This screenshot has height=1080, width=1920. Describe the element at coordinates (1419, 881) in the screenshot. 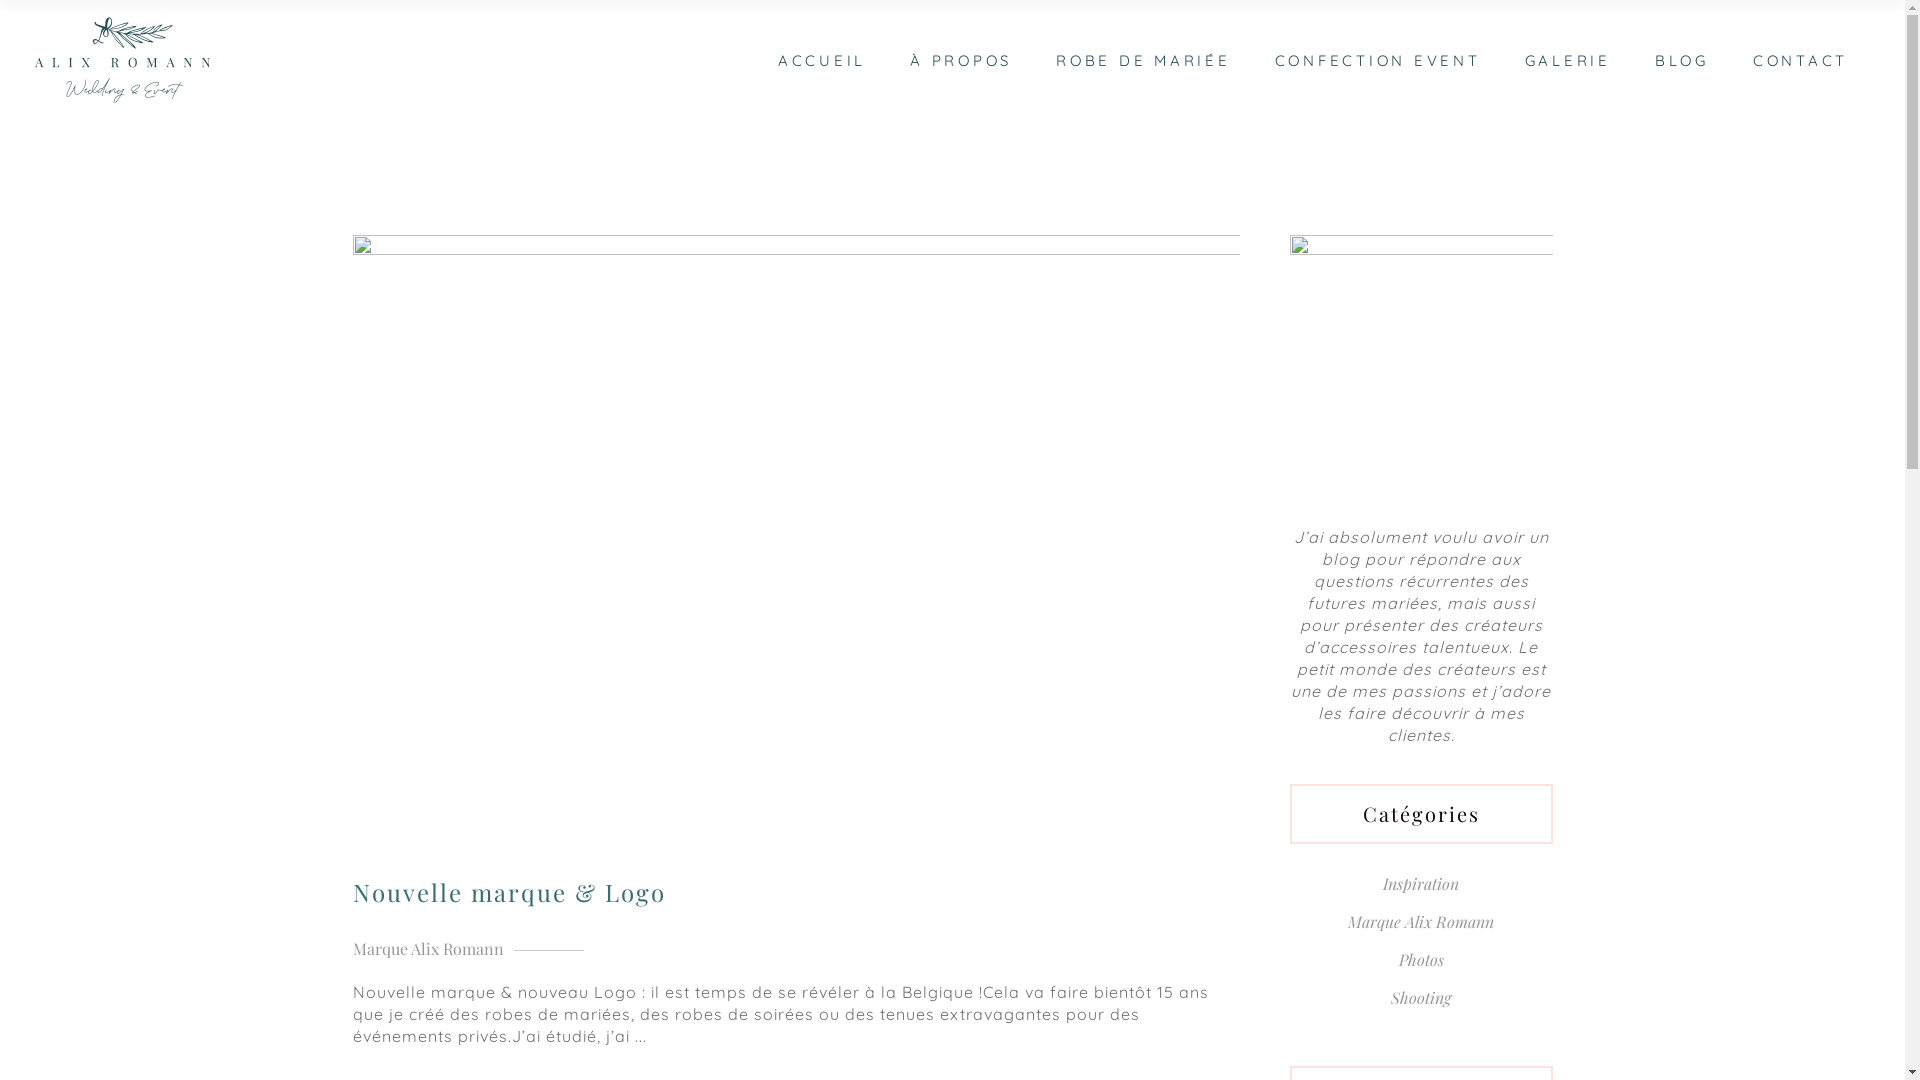

I see `'Inspiration'` at that location.